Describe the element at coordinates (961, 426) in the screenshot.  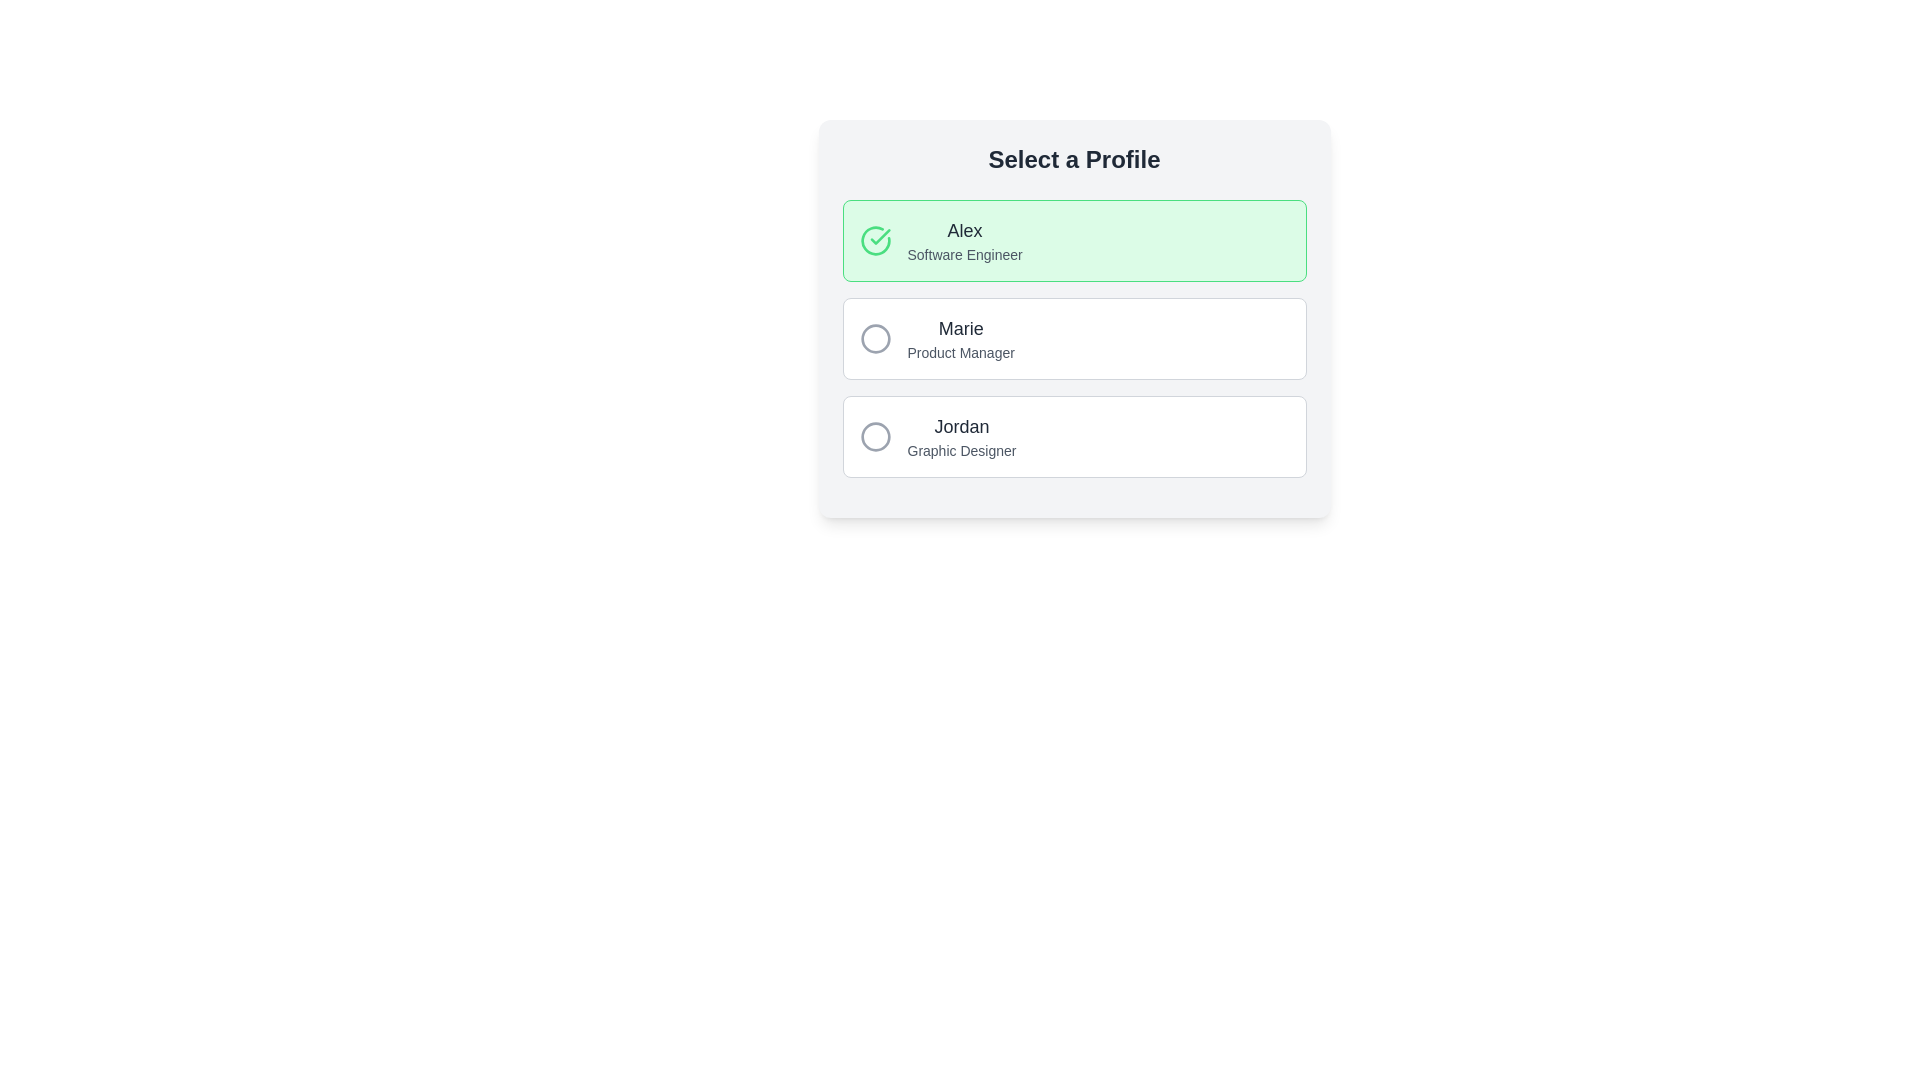
I see `the text label displaying 'Jordan', which is prominently positioned in a gray-black bold font at the center of its list panel` at that location.